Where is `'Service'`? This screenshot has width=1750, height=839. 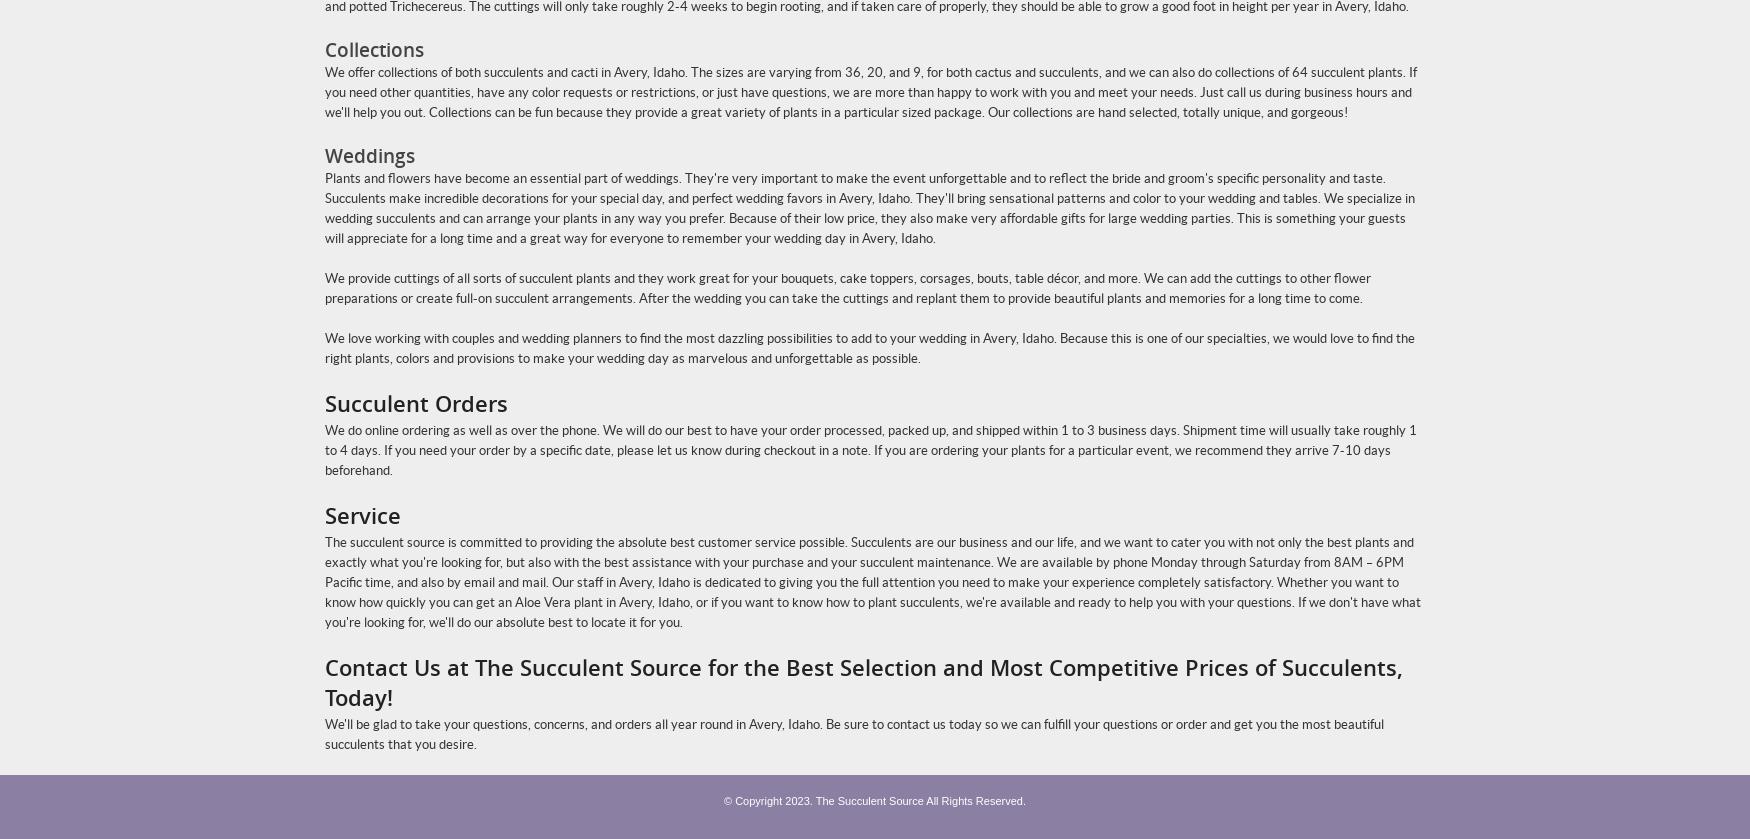 'Service' is located at coordinates (324, 514).